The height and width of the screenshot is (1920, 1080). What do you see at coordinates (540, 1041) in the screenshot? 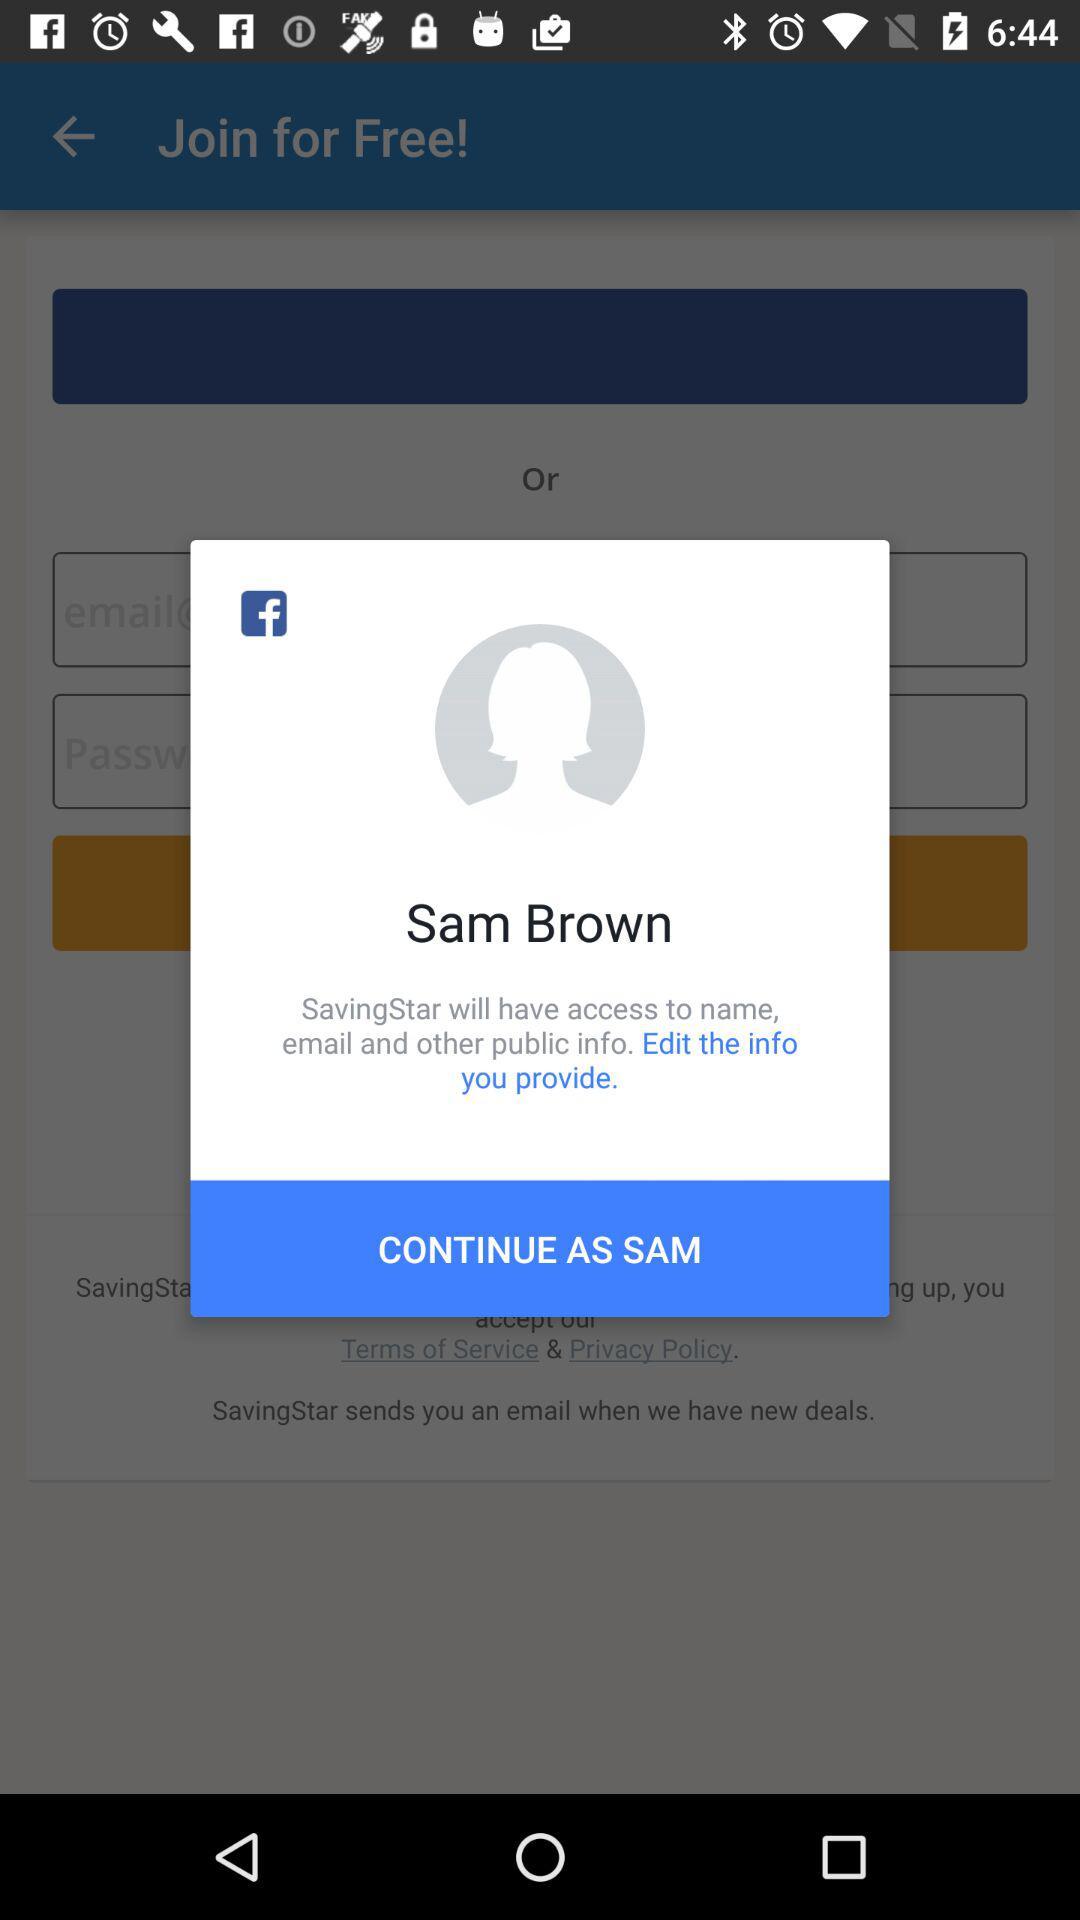
I see `icon above the continue as sam icon` at bounding box center [540, 1041].